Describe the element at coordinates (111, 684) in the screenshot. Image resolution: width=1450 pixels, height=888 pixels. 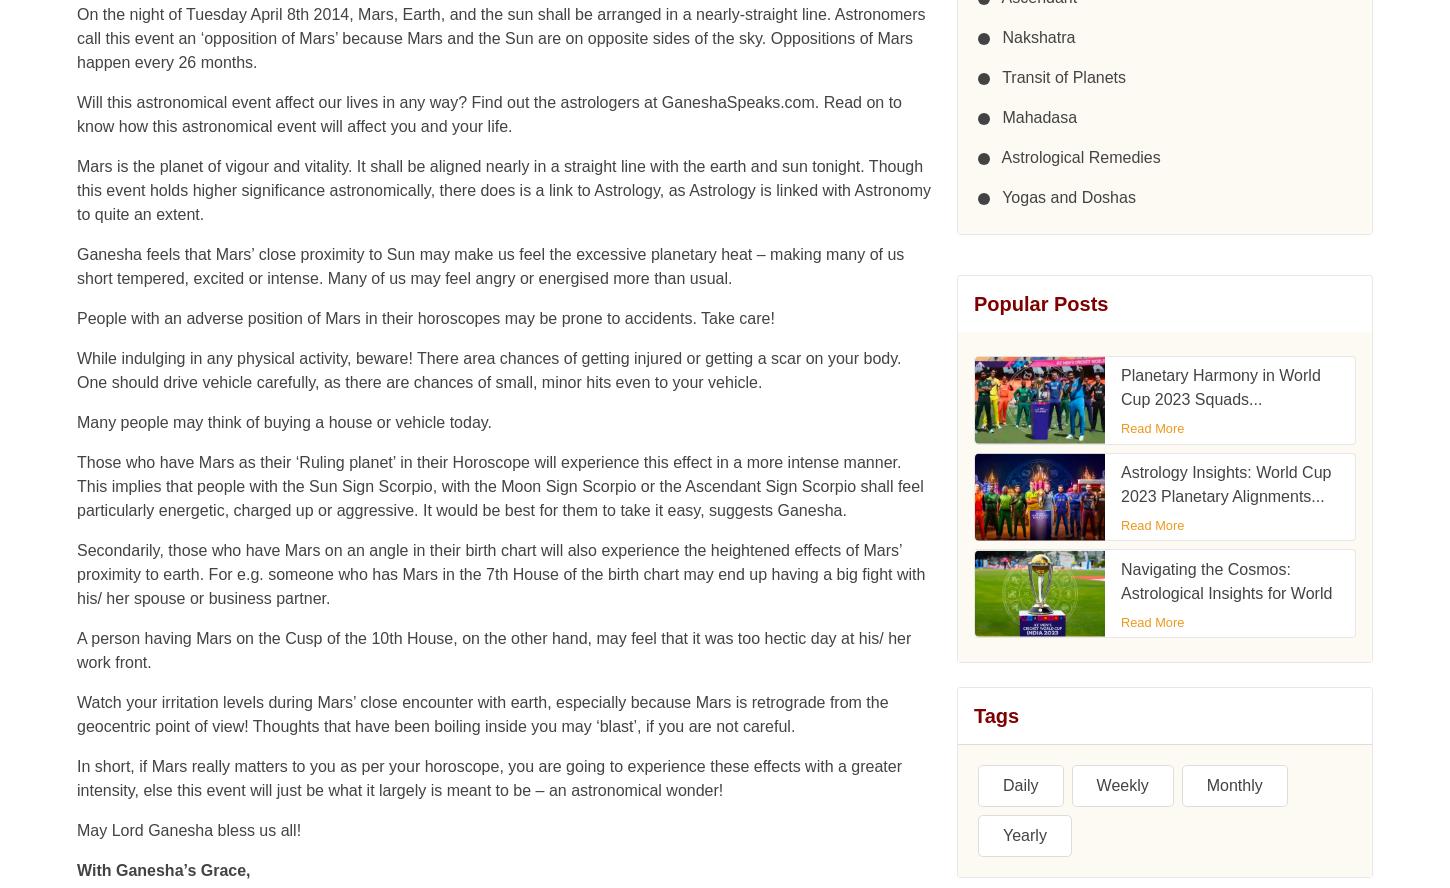
I see `'Sun Signs'` at that location.